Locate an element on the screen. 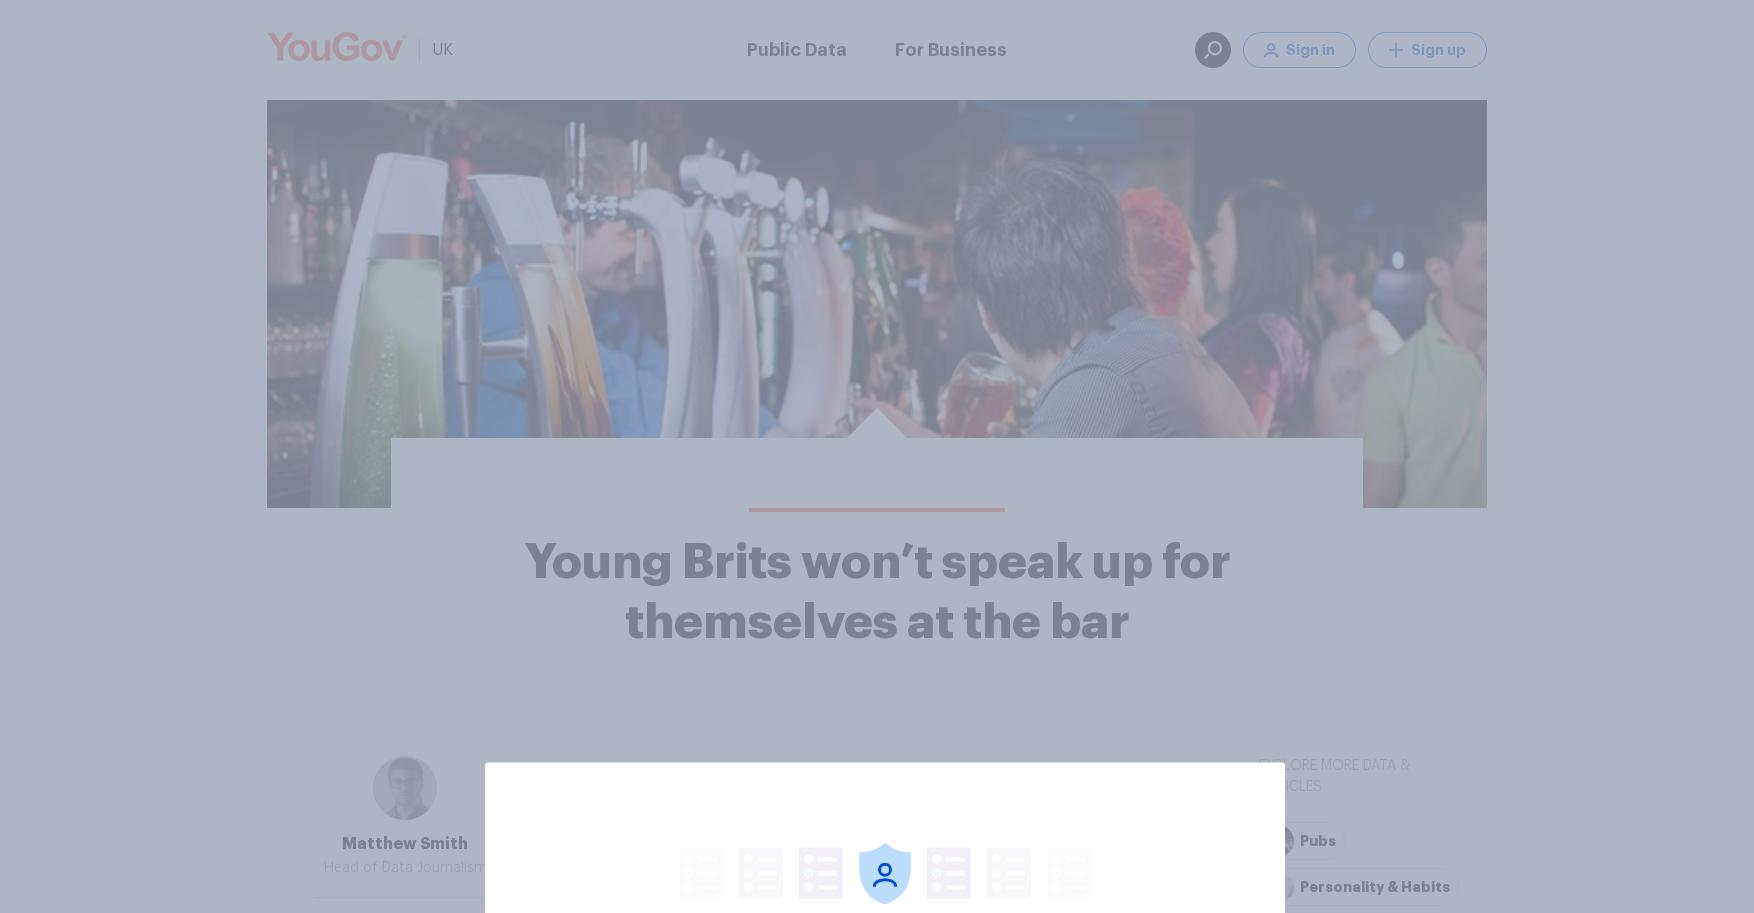  'They are also less keen on buying rounds than their elders' is located at coordinates (577, 771).